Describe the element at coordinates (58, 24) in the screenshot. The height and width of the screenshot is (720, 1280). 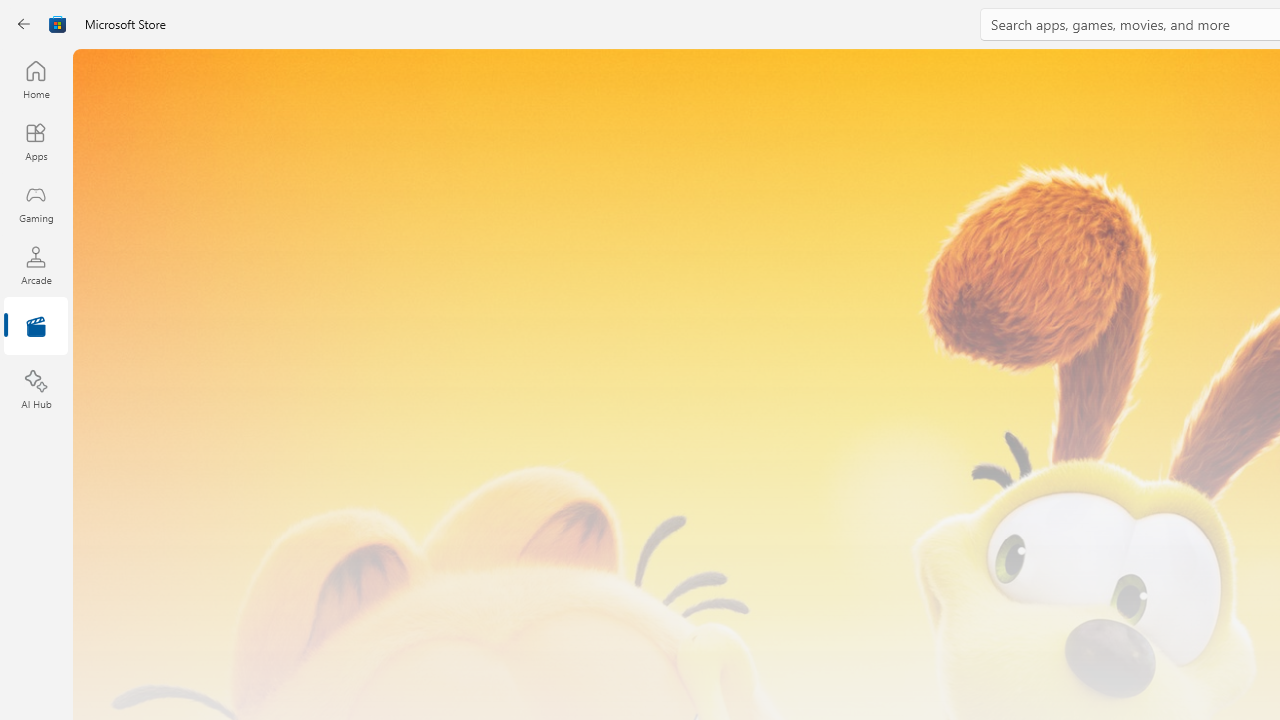
I see `'Class: Image'` at that location.